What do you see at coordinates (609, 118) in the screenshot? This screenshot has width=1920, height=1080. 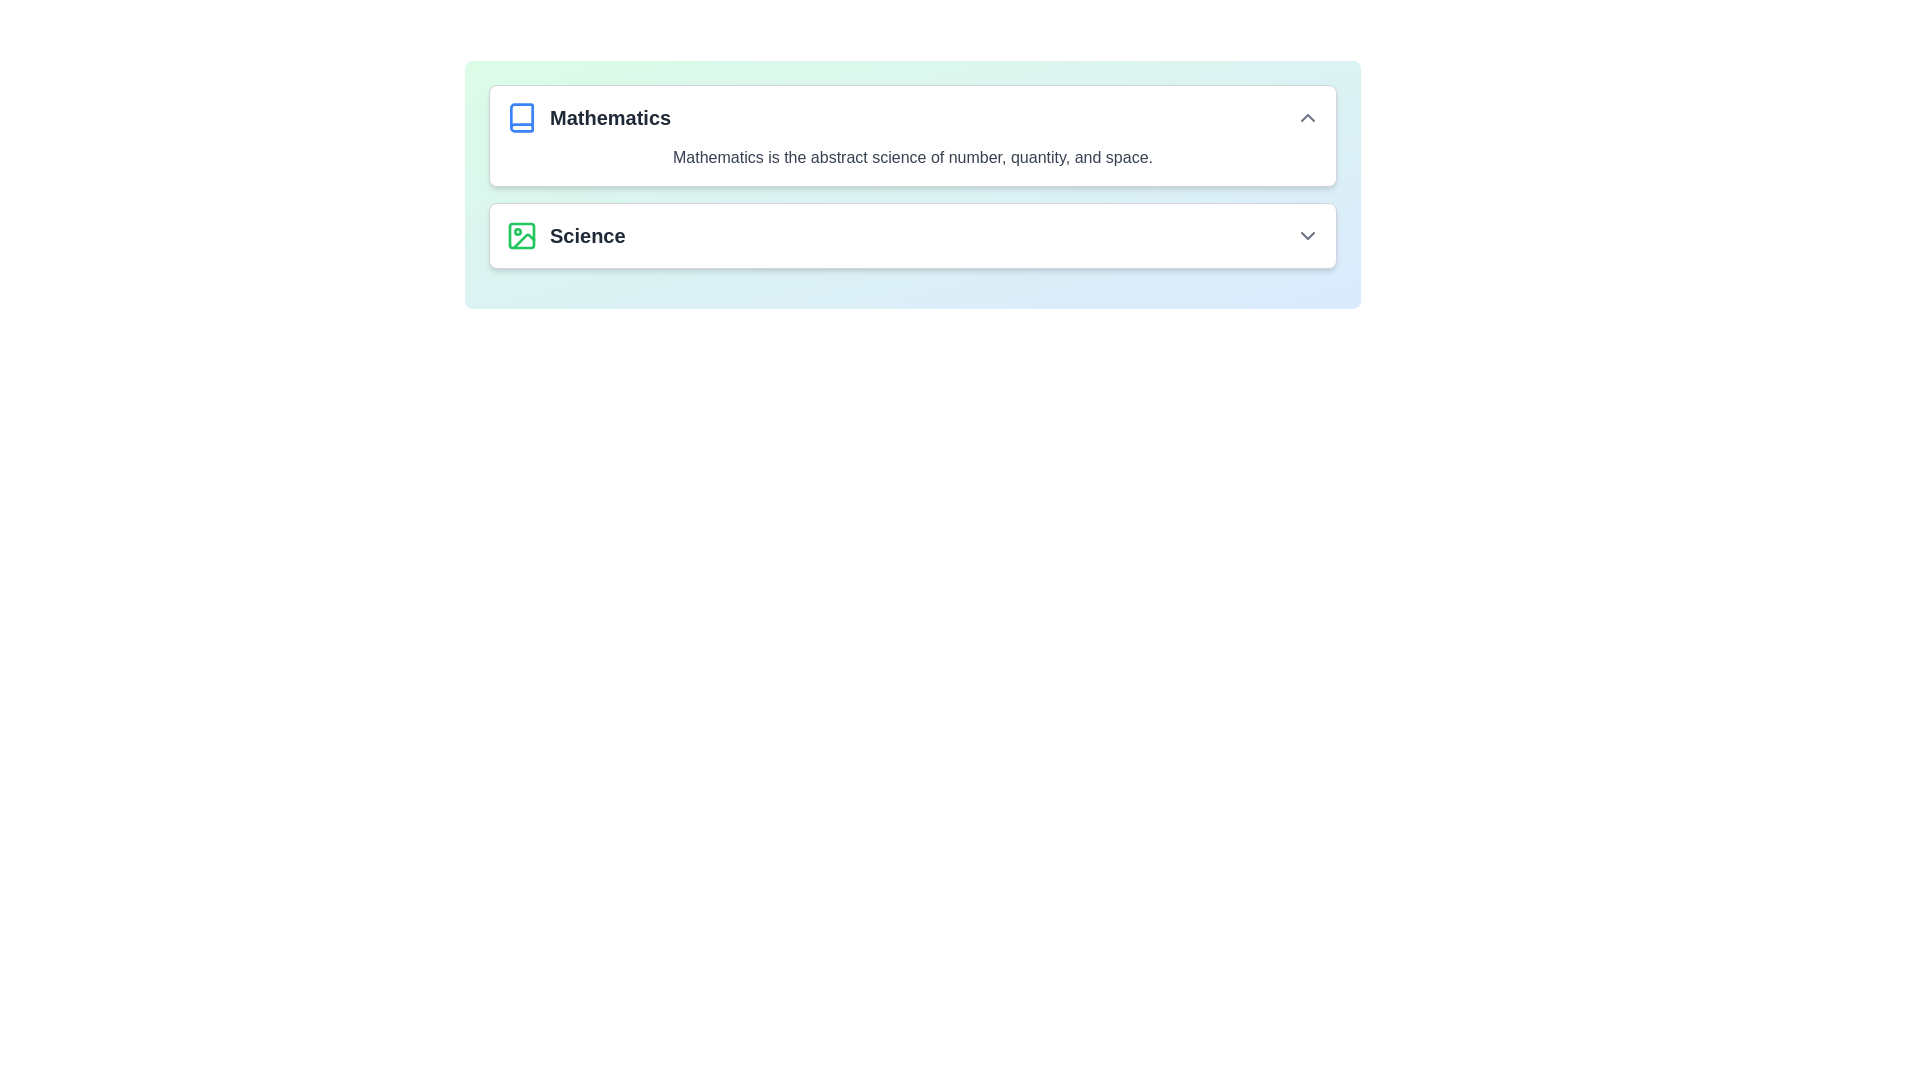 I see `title of the section labeled 'Mathematics', which is positioned to the right of a blue book icon in the top-left section of the interface` at bounding box center [609, 118].